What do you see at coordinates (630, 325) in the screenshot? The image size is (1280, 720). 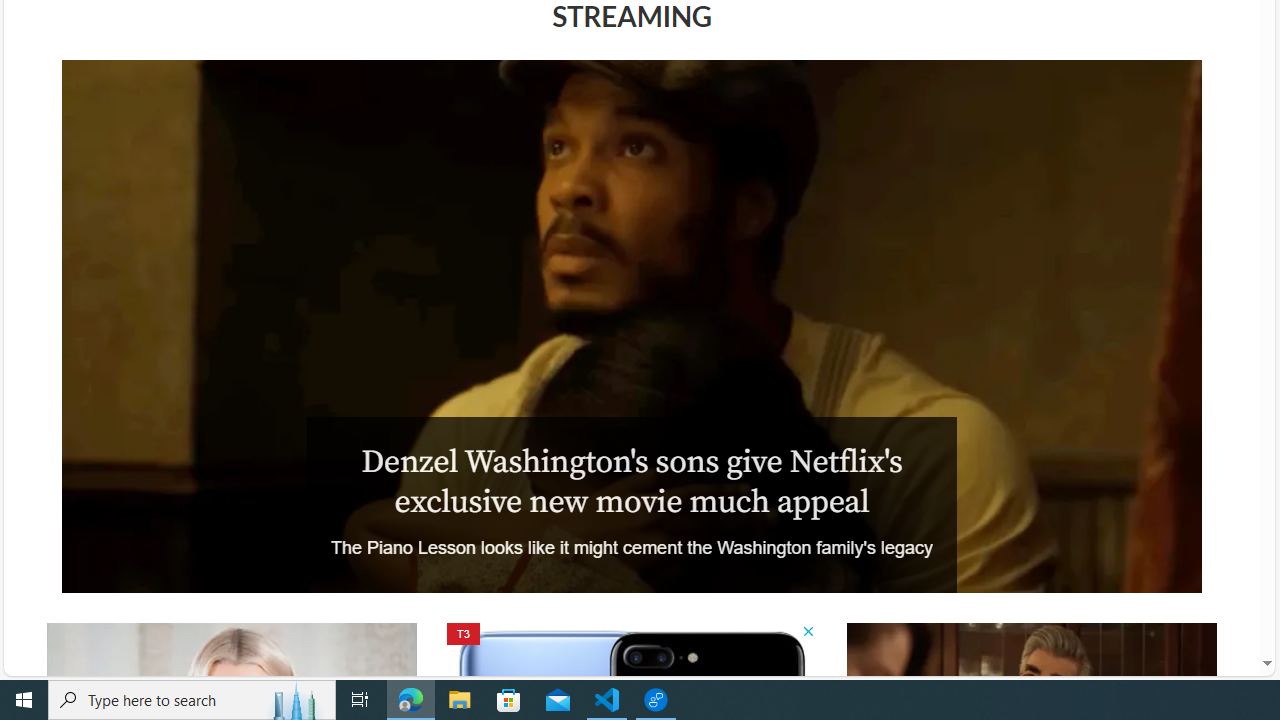 I see `'The Piano Lesson'` at bounding box center [630, 325].